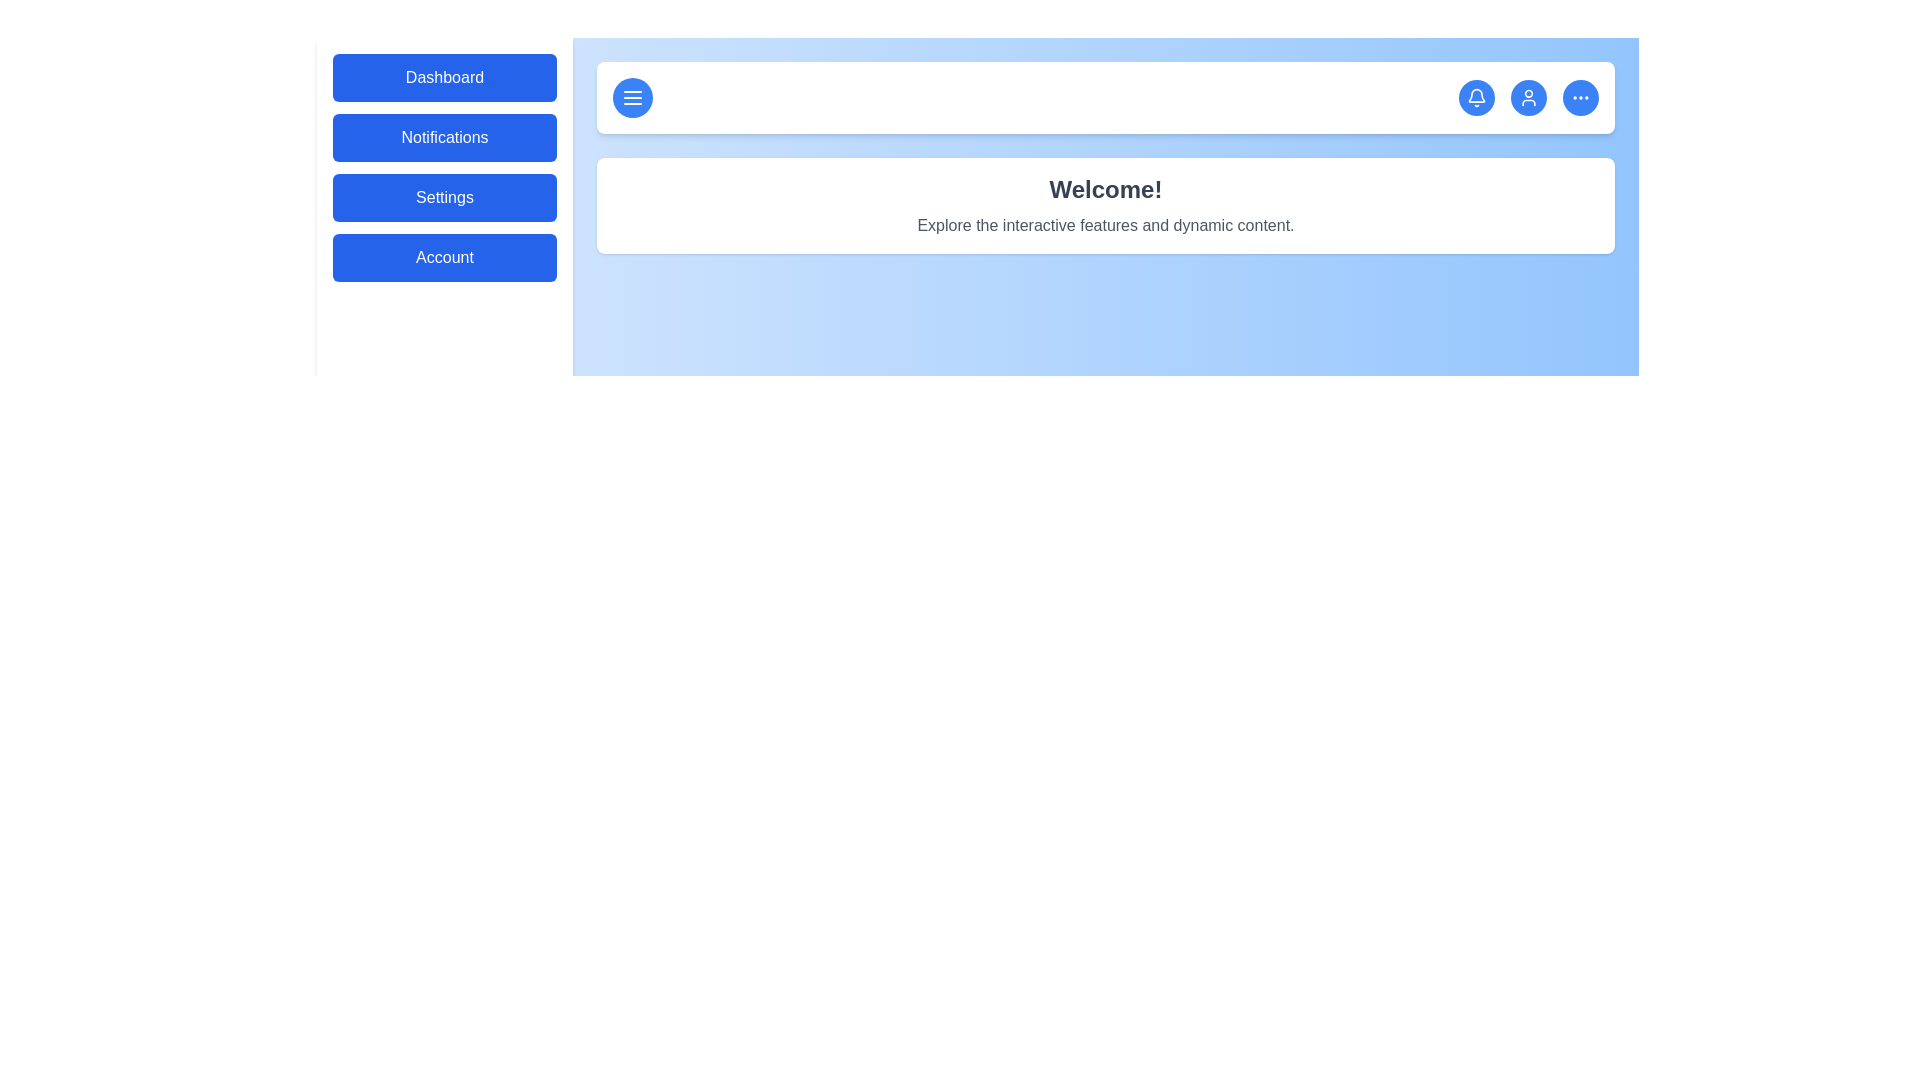 This screenshot has width=1920, height=1080. What do you see at coordinates (444, 197) in the screenshot?
I see `the 'Settings' menu item in the sidebar` at bounding box center [444, 197].